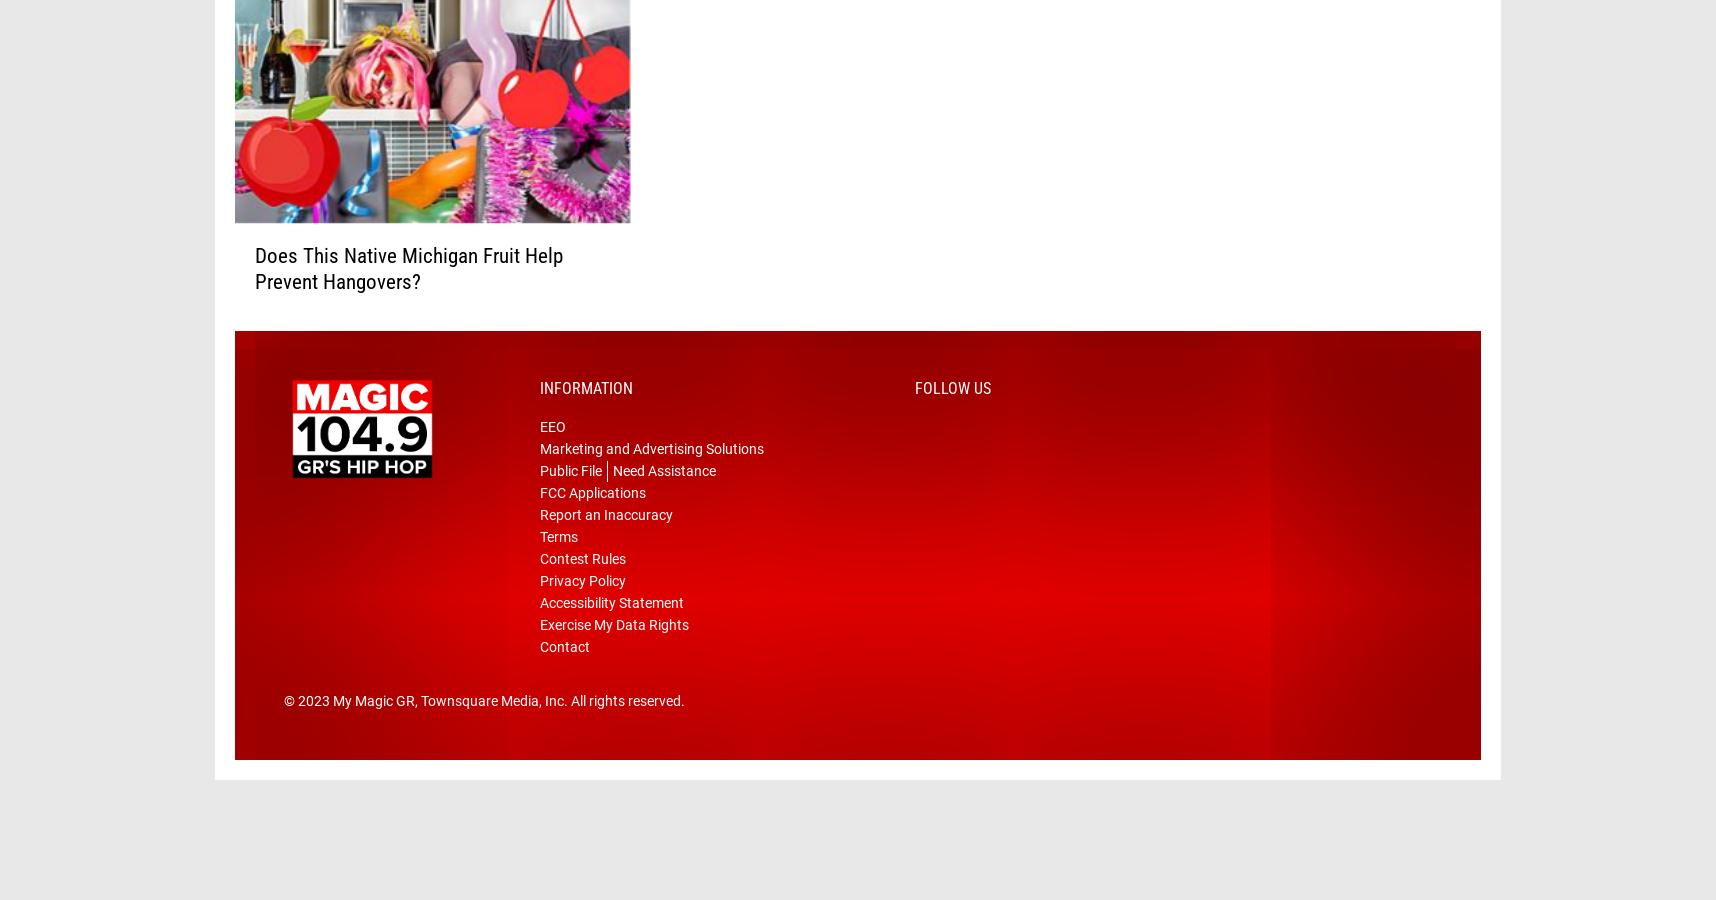 This screenshot has height=900, width=1716. I want to click on 'Privacy Policy', so click(582, 612).